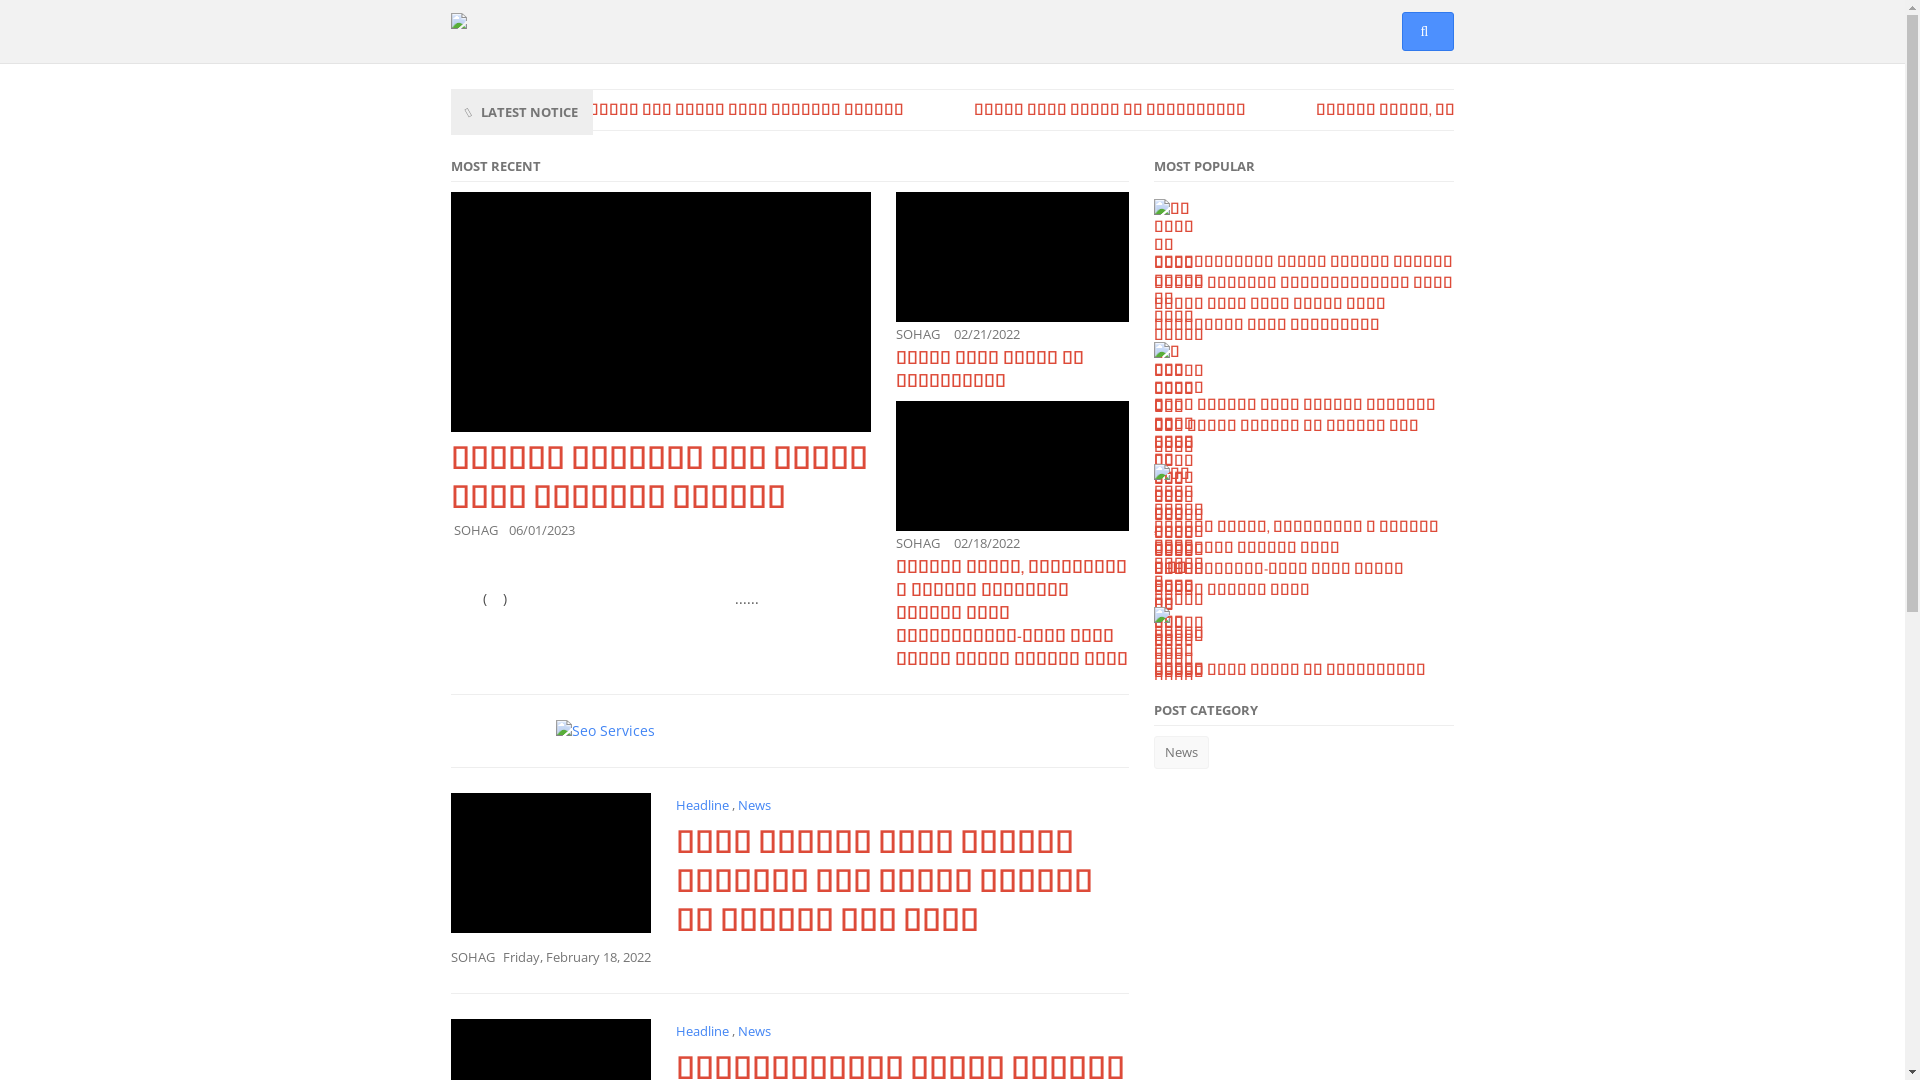  Describe the element at coordinates (753, 804) in the screenshot. I see `'News'` at that location.